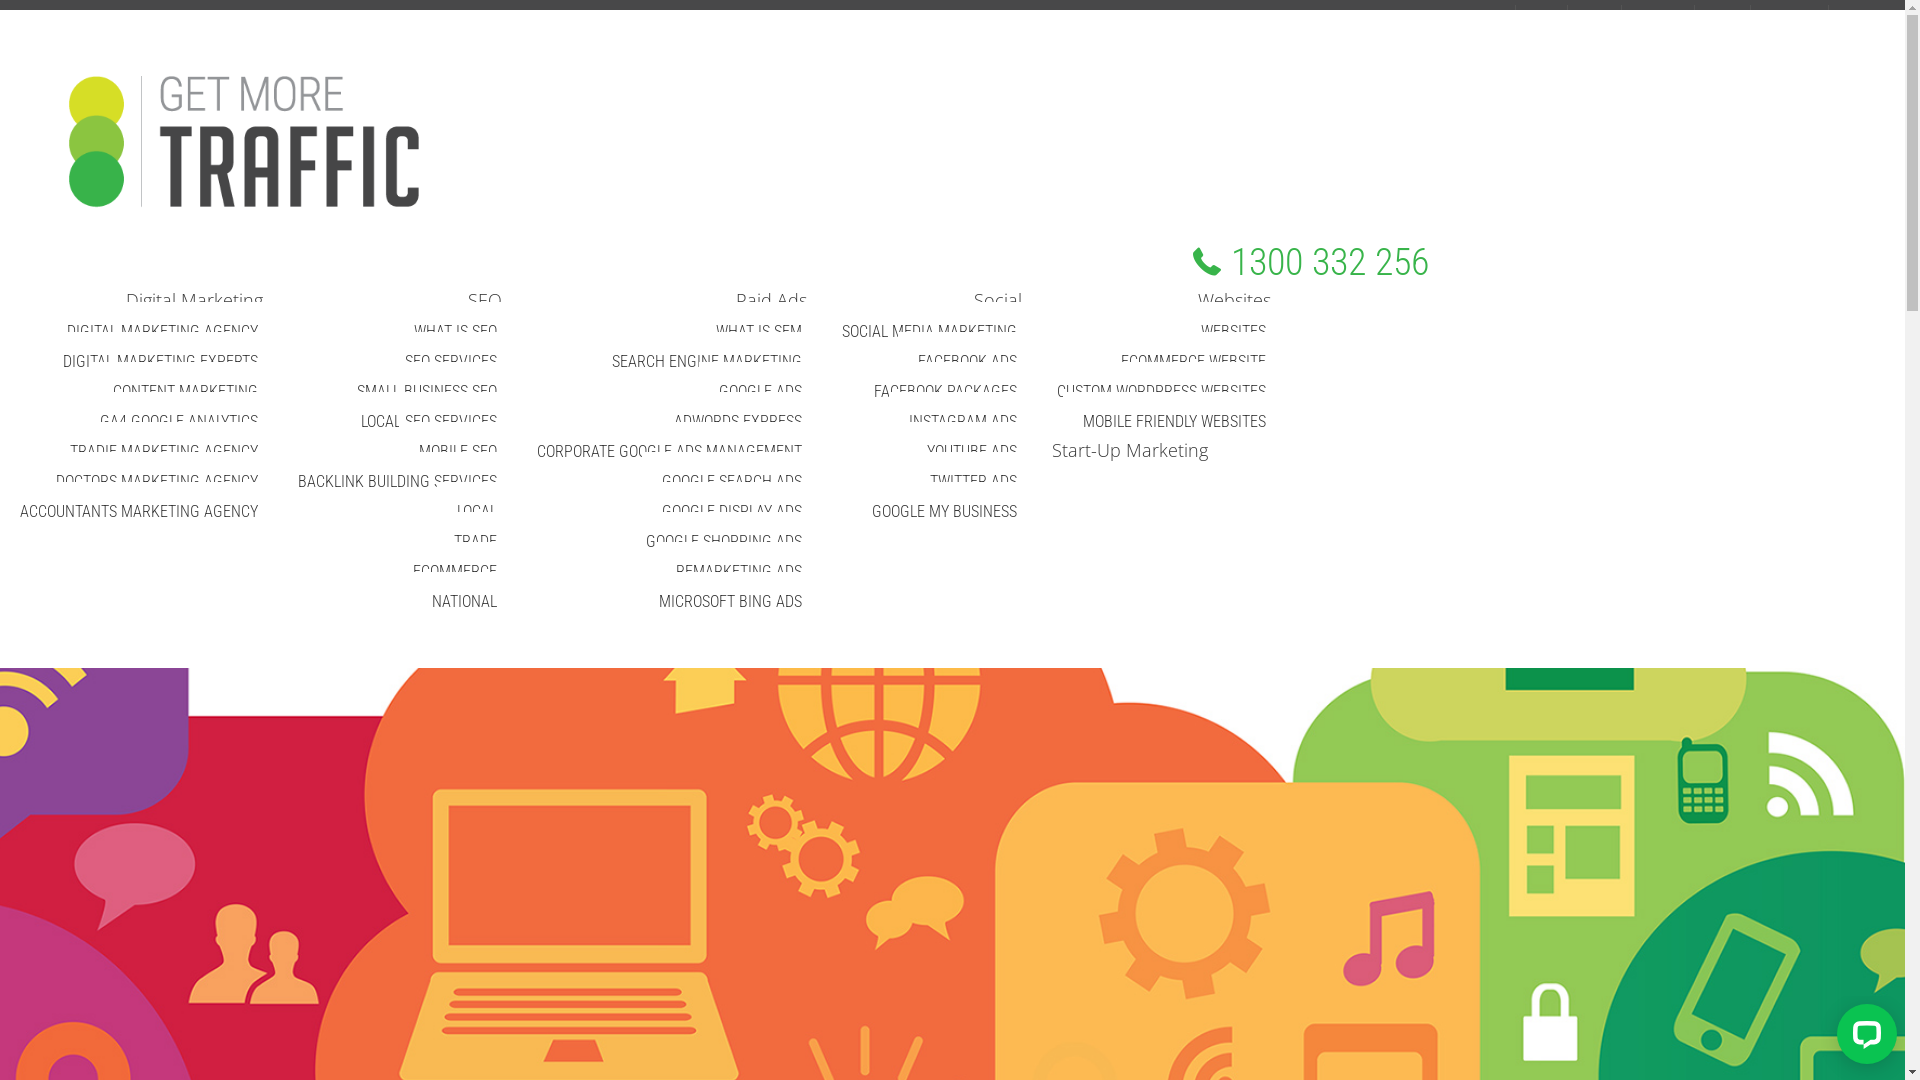 Image resolution: width=1920 pixels, height=1080 pixels. What do you see at coordinates (1174, 420) in the screenshot?
I see `'MOBILE FRIENDLY WEBSITES'` at bounding box center [1174, 420].